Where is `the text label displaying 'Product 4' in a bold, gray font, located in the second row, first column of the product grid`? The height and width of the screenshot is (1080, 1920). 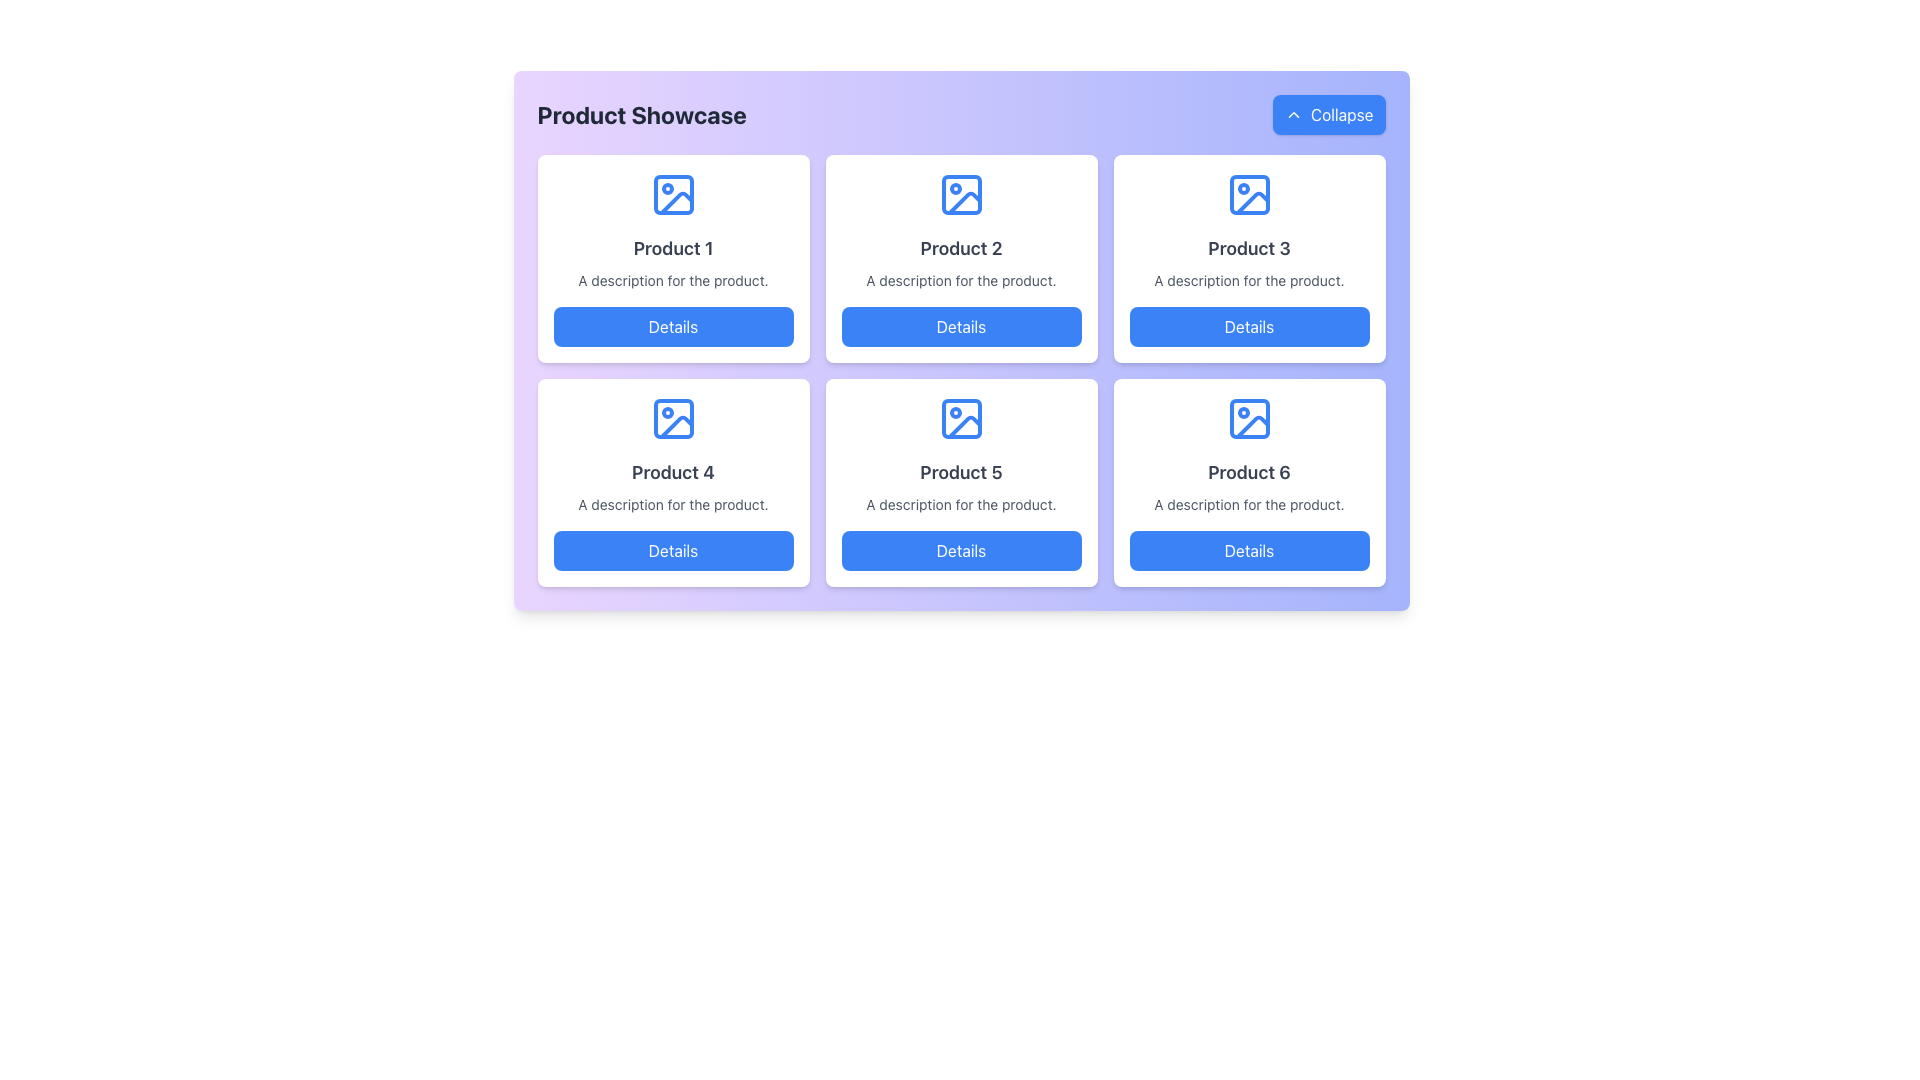
the text label displaying 'Product 4' in a bold, gray font, located in the second row, first column of the product grid is located at coordinates (673, 473).